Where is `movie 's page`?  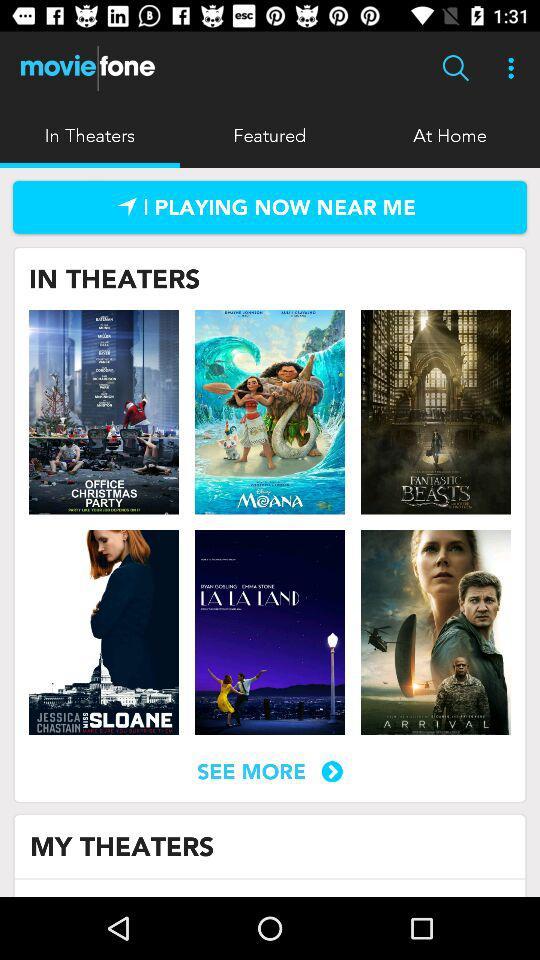
movie 's page is located at coordinates (434, 631).